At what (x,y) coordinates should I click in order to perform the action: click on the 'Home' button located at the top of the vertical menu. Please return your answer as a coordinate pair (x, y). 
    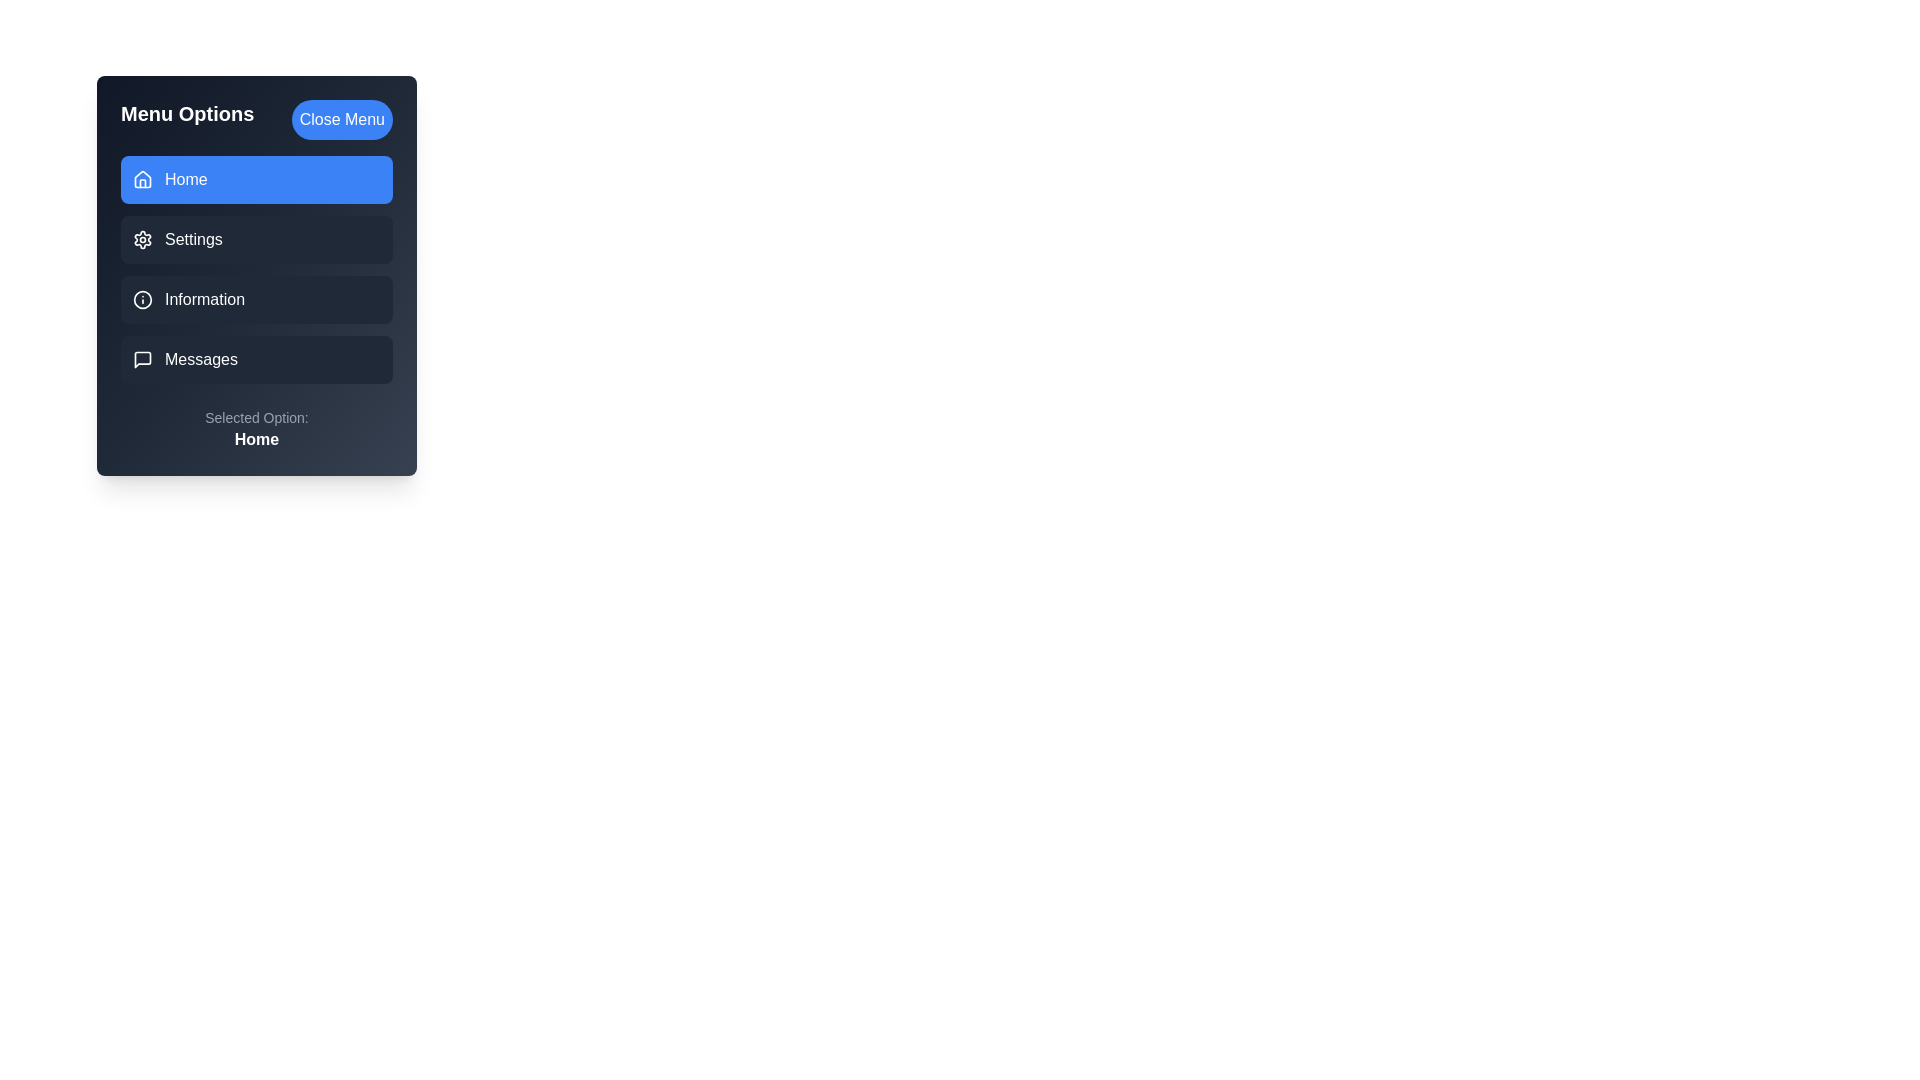
    Looking at the image, I should click on (256, 180).